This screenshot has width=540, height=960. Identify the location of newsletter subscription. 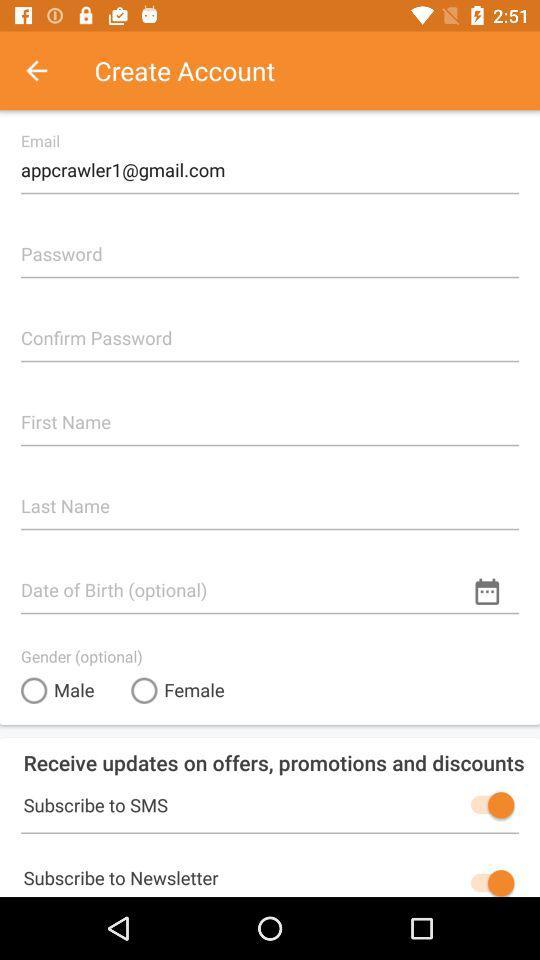
(486, 880).